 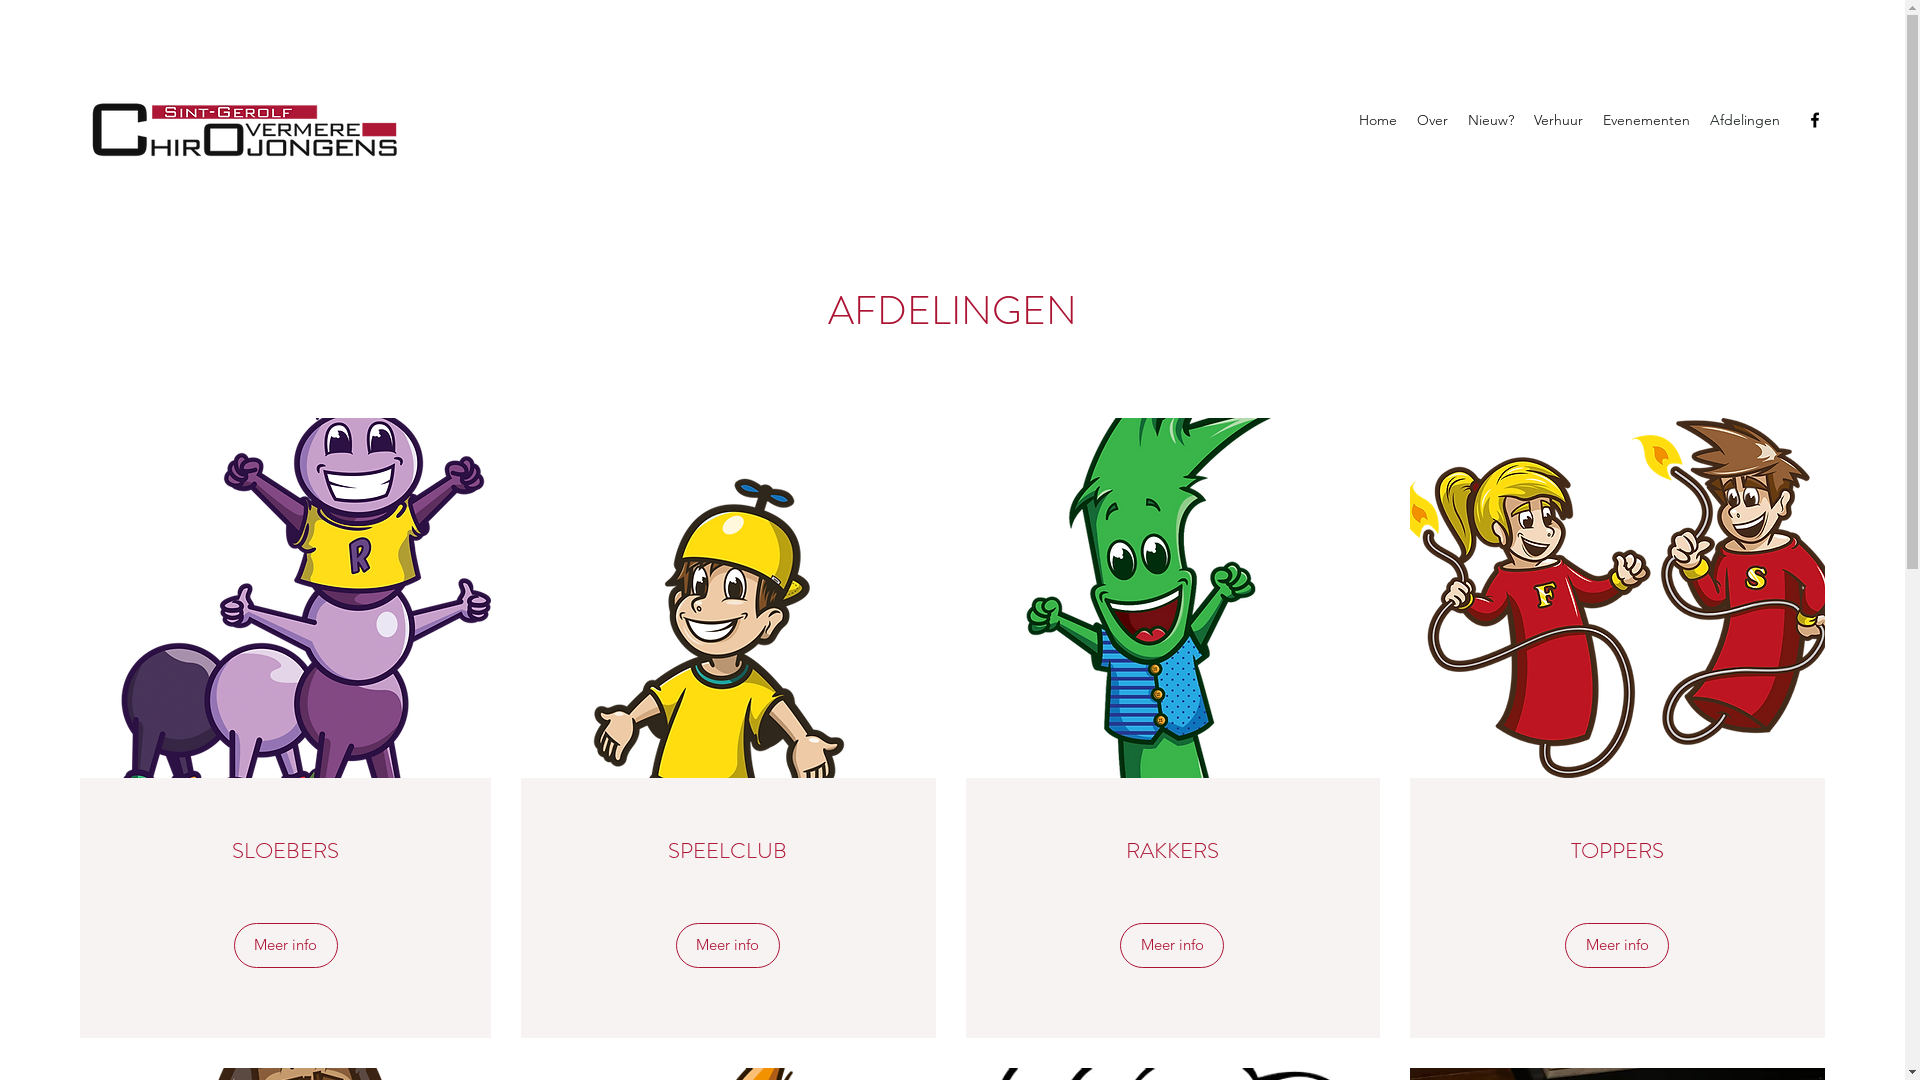 I want to click on 'Meer info', so click(x=1617, y=945).